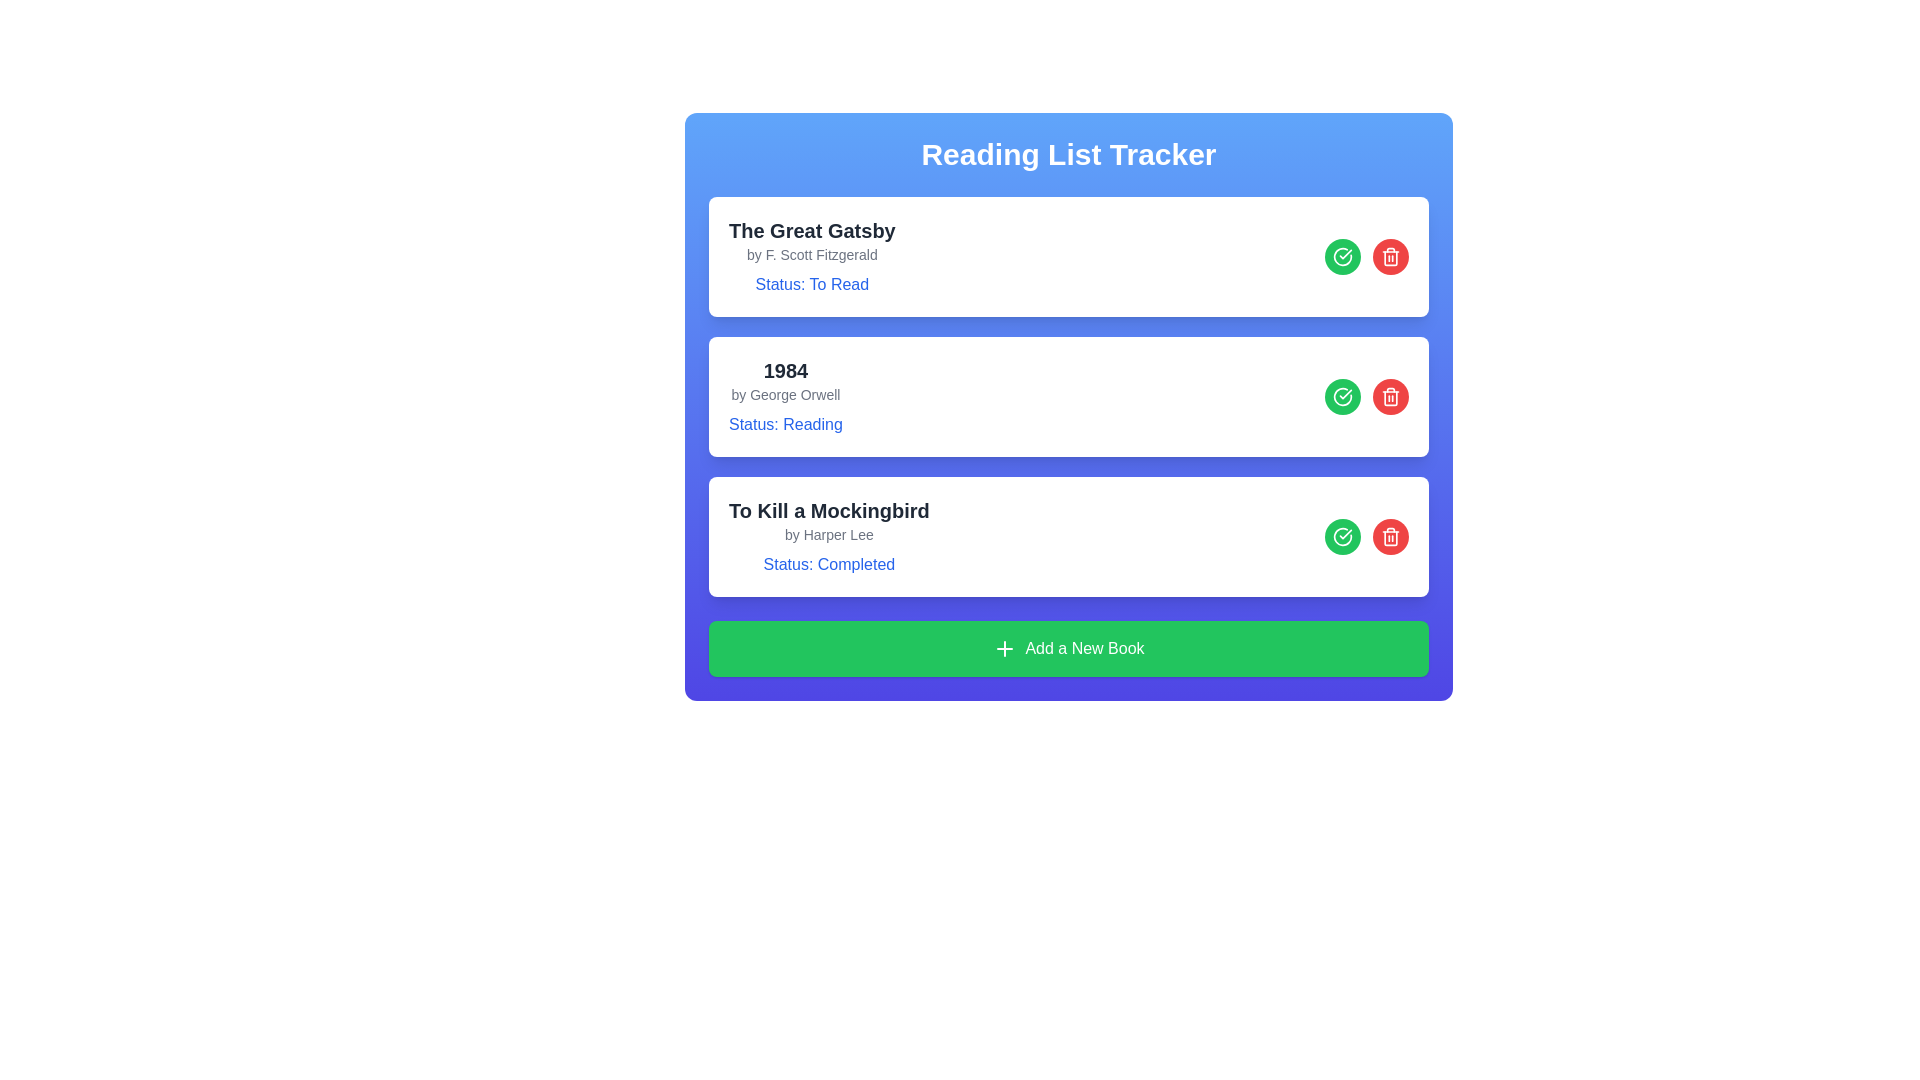 Image resolution: width=1920 pixels, height=1080 pixels. Describe the element at coordinates (1343, 256) in the screenshot. I see `the second green circular icon with a white checkmark, which is located in the middle entry of a three-item list, specifically to the right of the '1984' entry by George Orwell` at that location.